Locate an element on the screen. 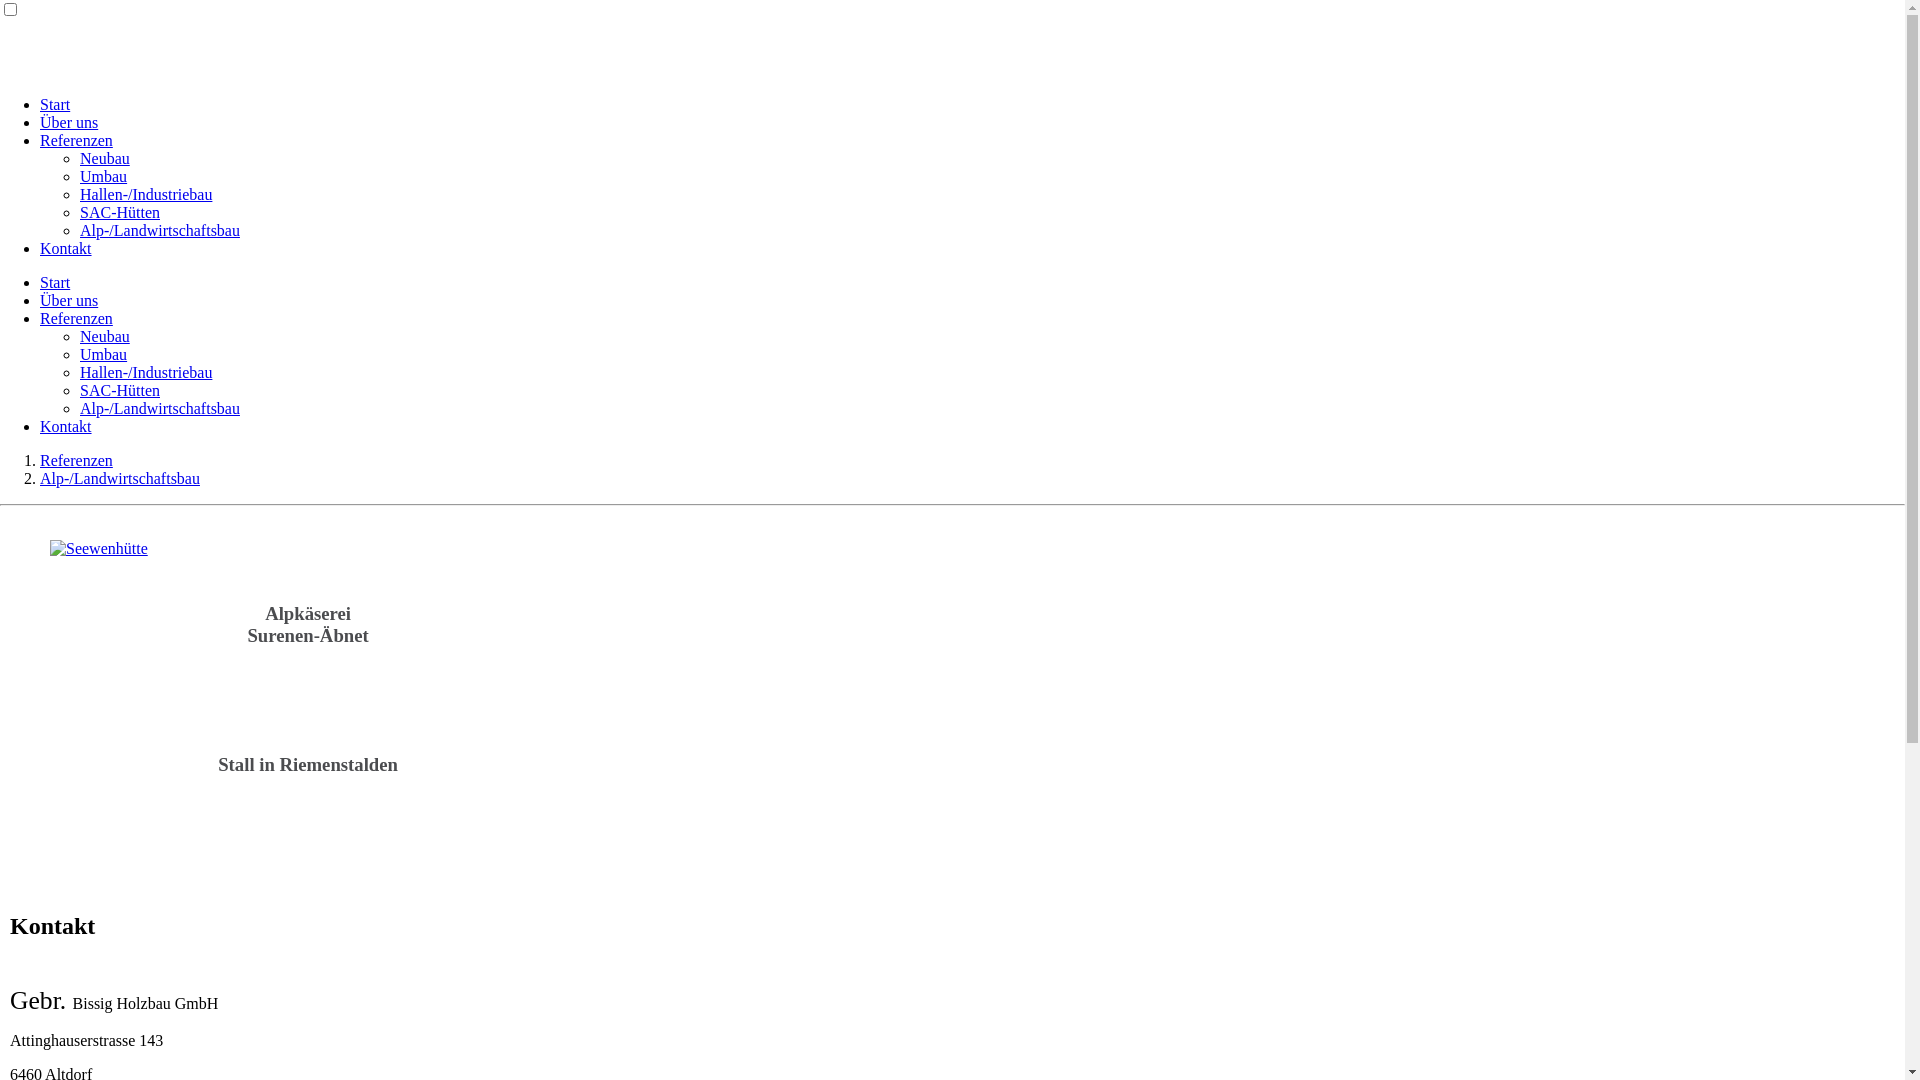  'Neubau' is located at coordinates (104, 335).